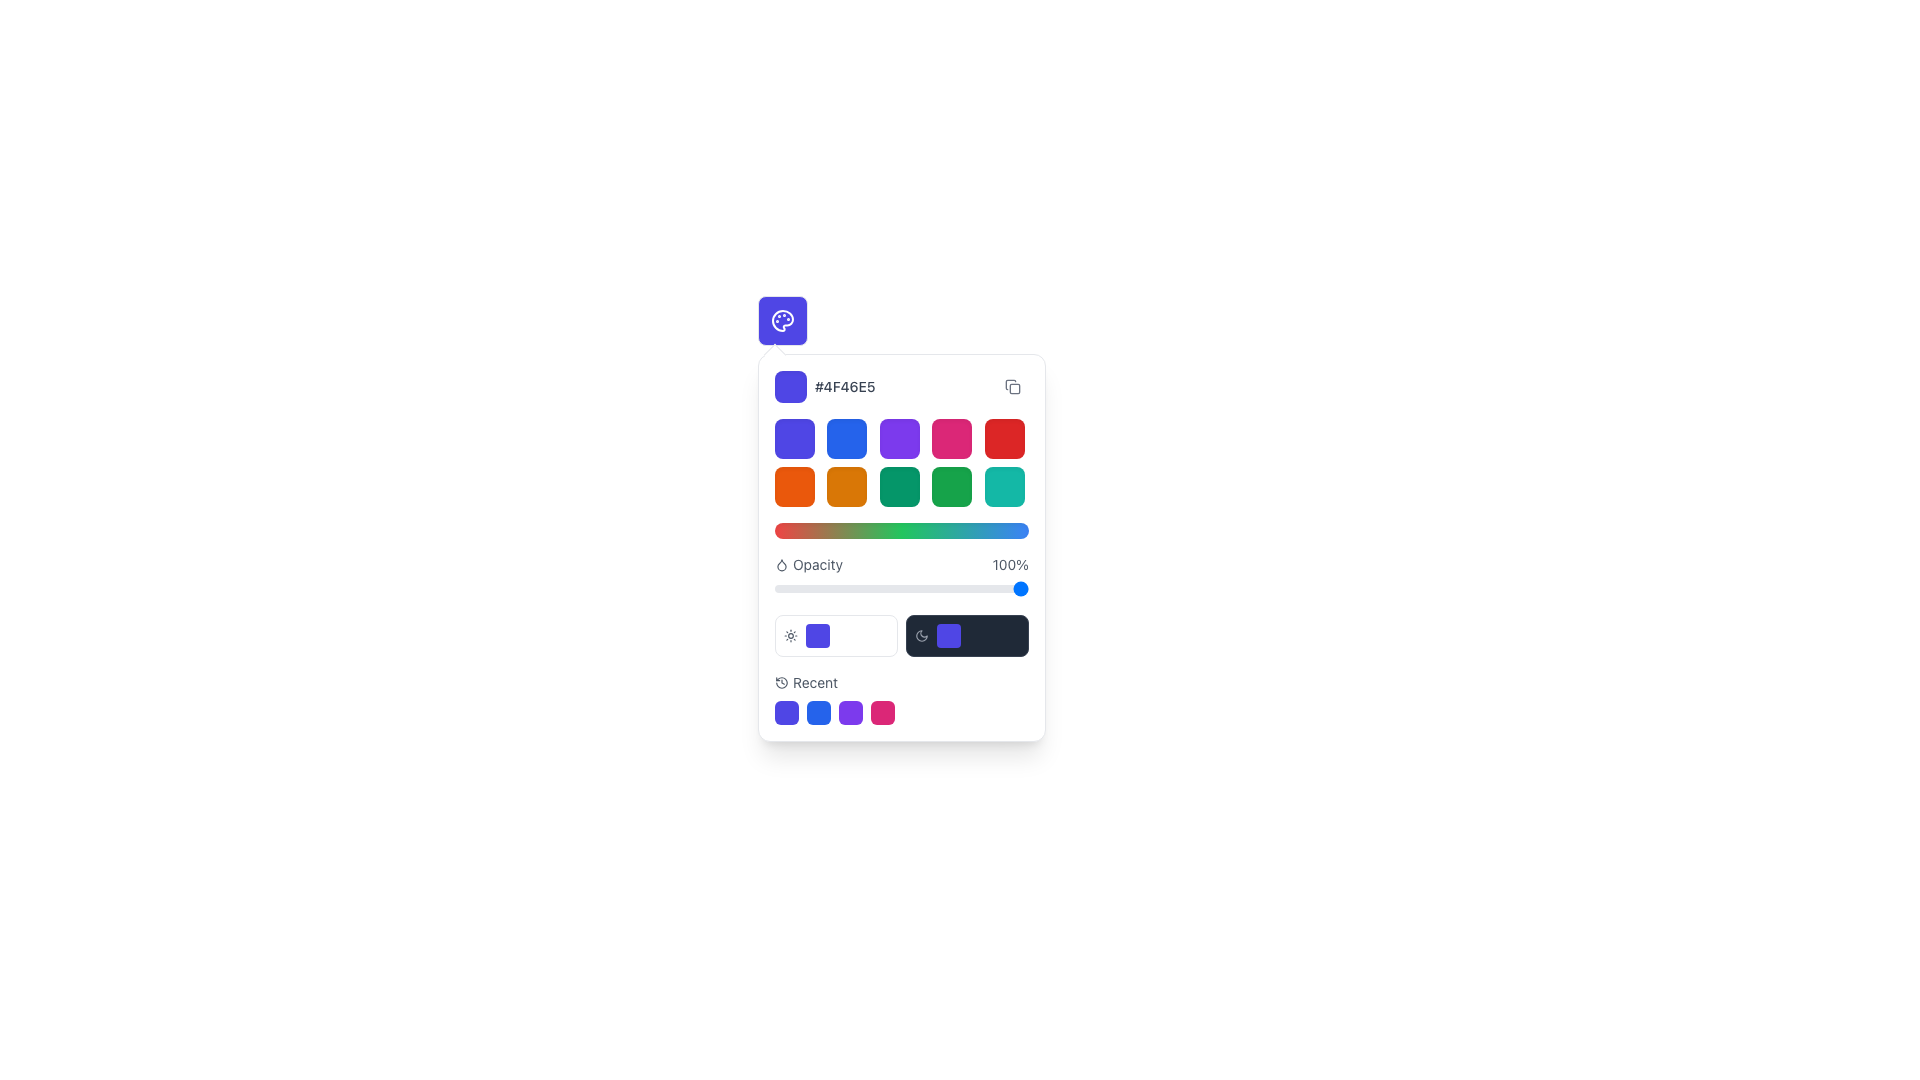 The height and width of the screenshot is (1080, 1920). I want to click on opacity, so click(883, 588).